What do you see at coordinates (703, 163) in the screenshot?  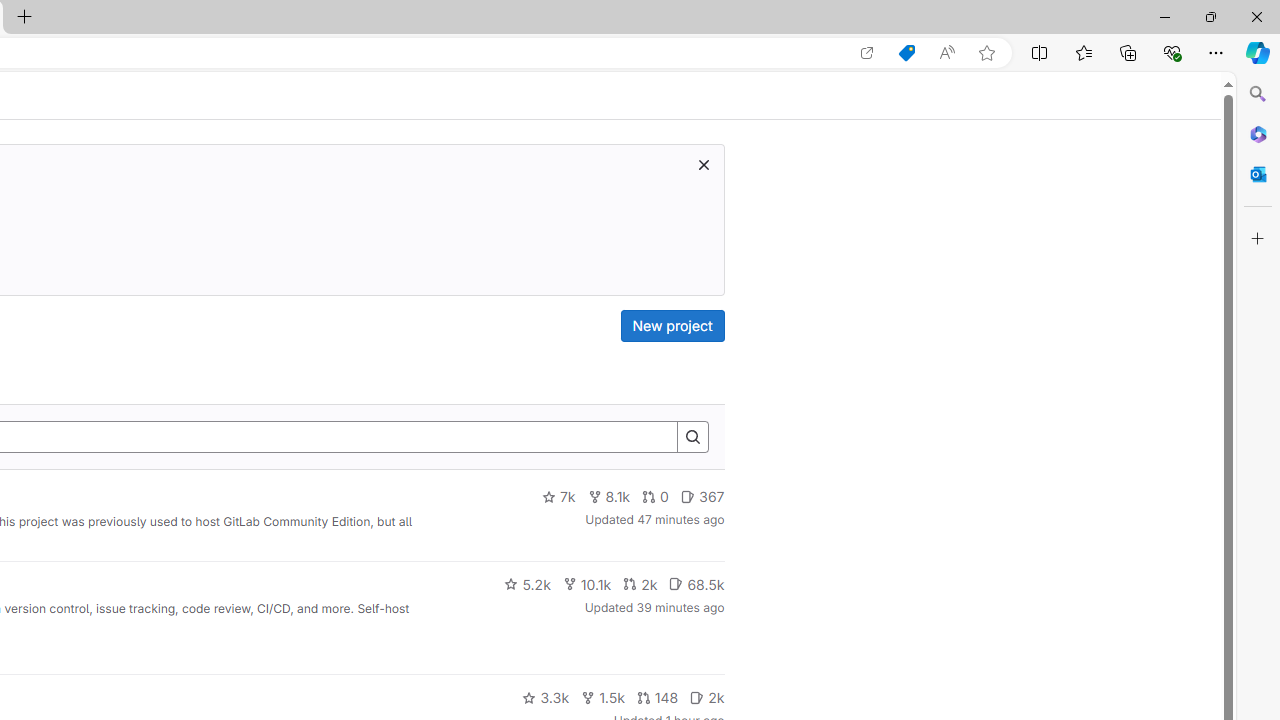 I see `'Dismiss trial promotion'` at bounding box center [703, 163].